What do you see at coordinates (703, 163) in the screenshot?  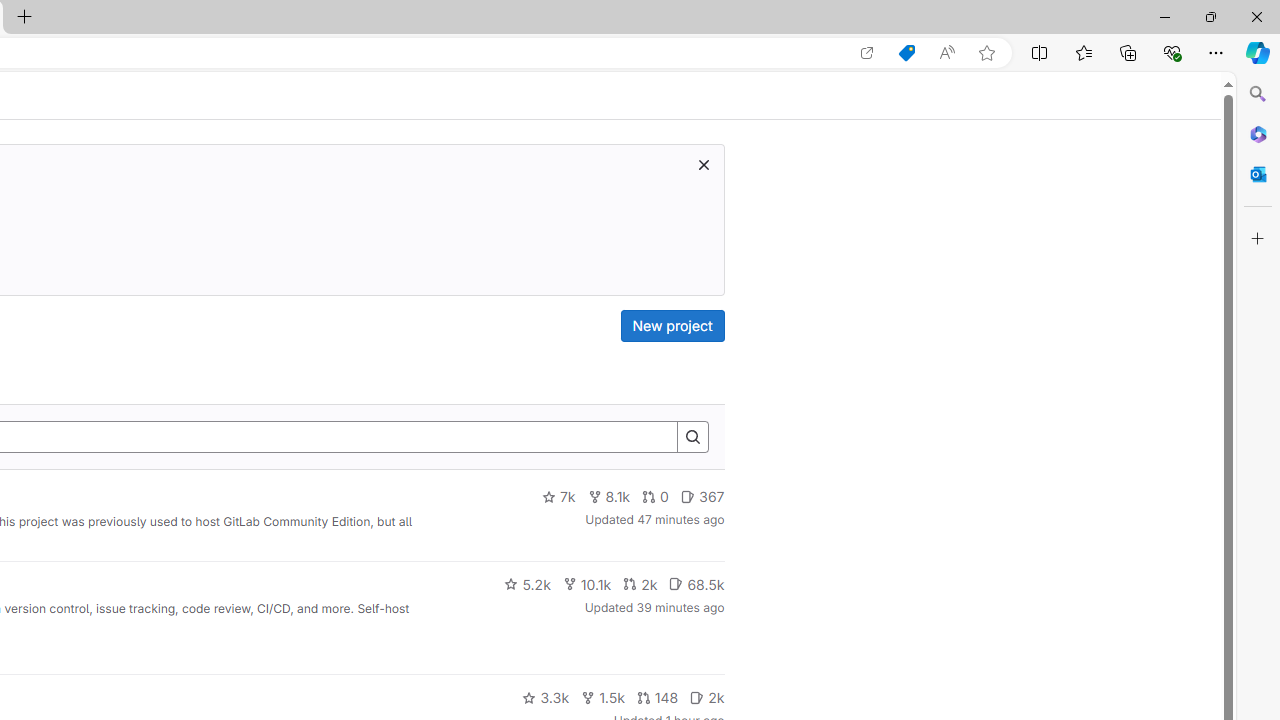 I see `'Dismiss trial promotion'` at bounding box center [703, 163].